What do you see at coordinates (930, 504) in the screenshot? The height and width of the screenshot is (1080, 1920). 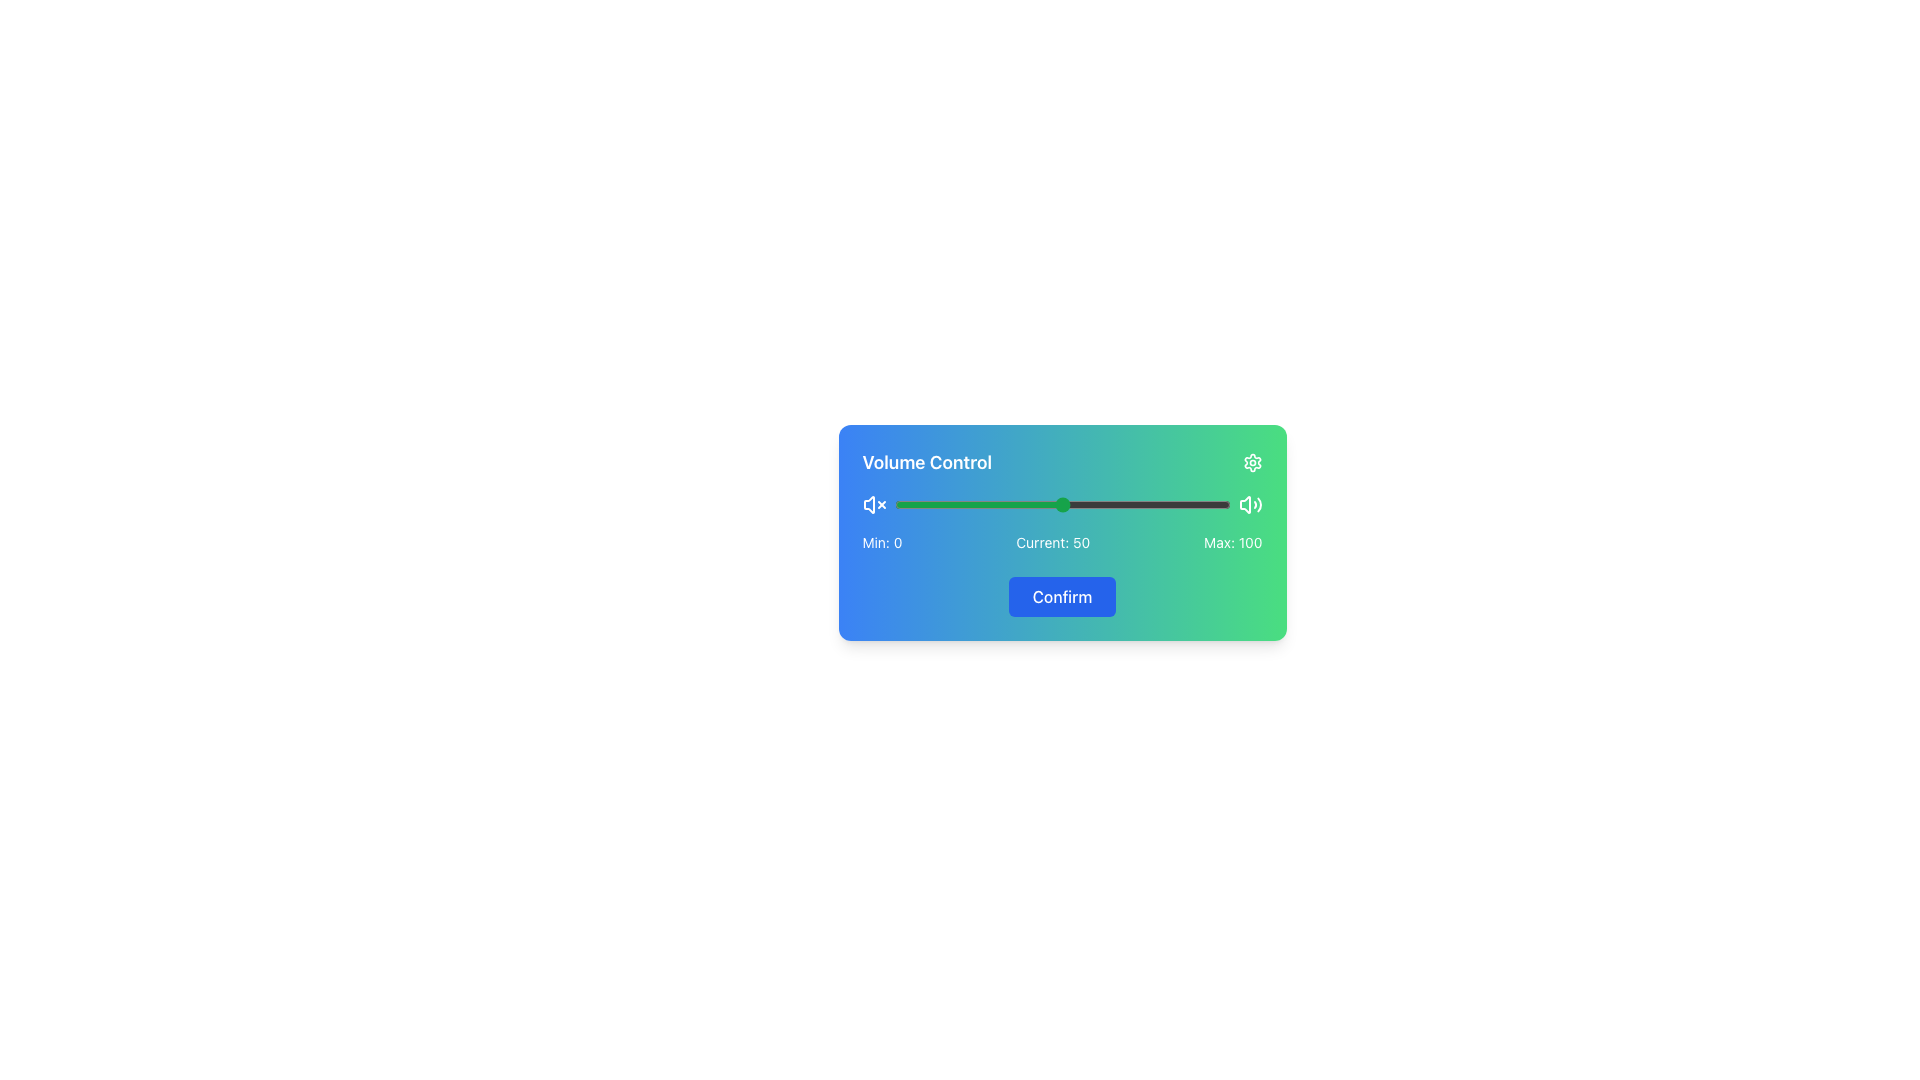 I see `the volume` at bounding box center [930, 504].